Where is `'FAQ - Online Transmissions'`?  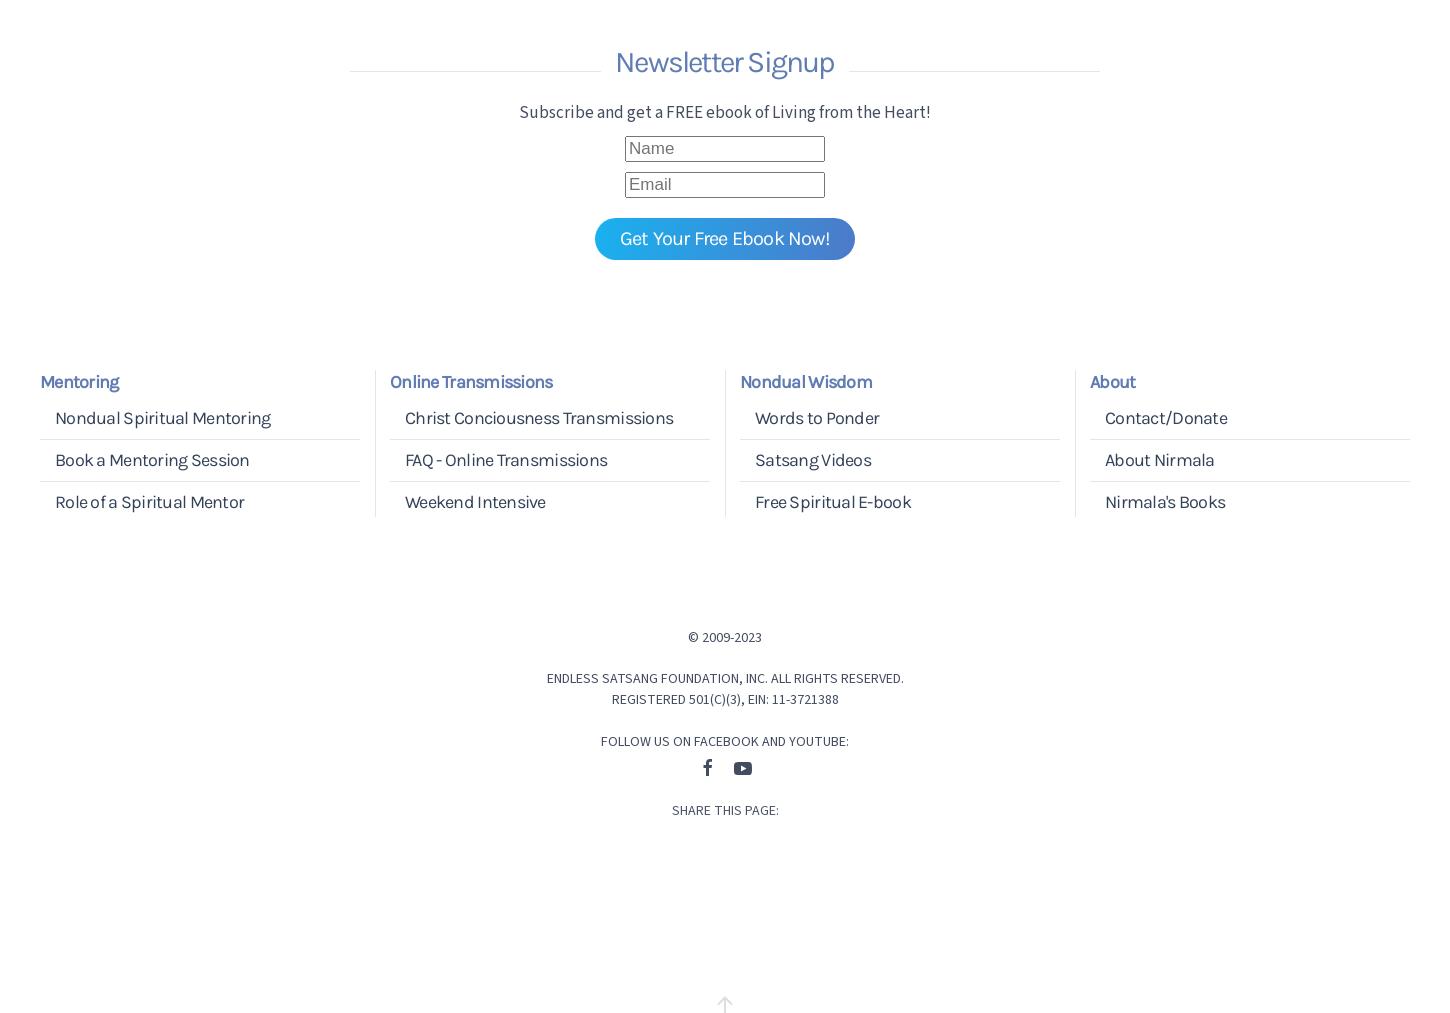
'FAQ - Online Transmissions' is located at coordinates (403, 459).